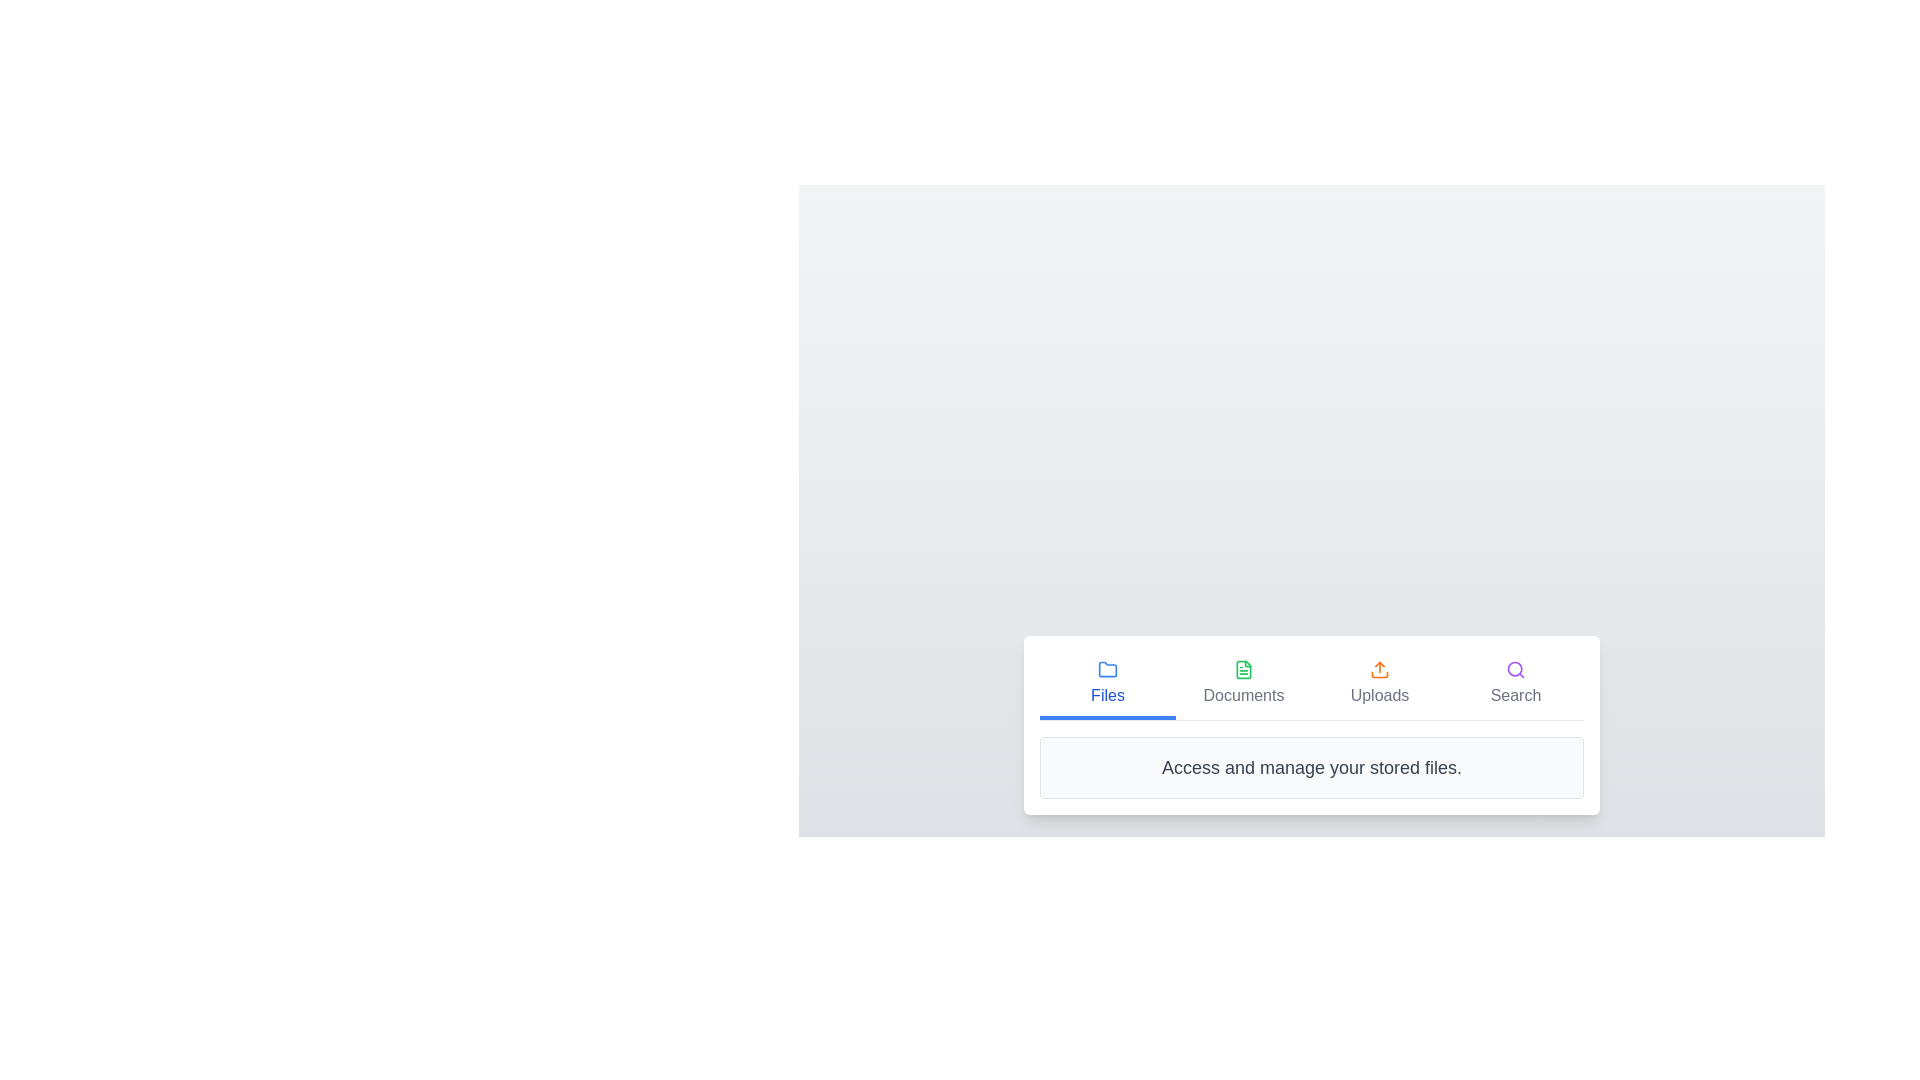 This screenshot has height=1080, width=1920. I want to click on the tab labeled Documents to view its content, so click(1242, 684).